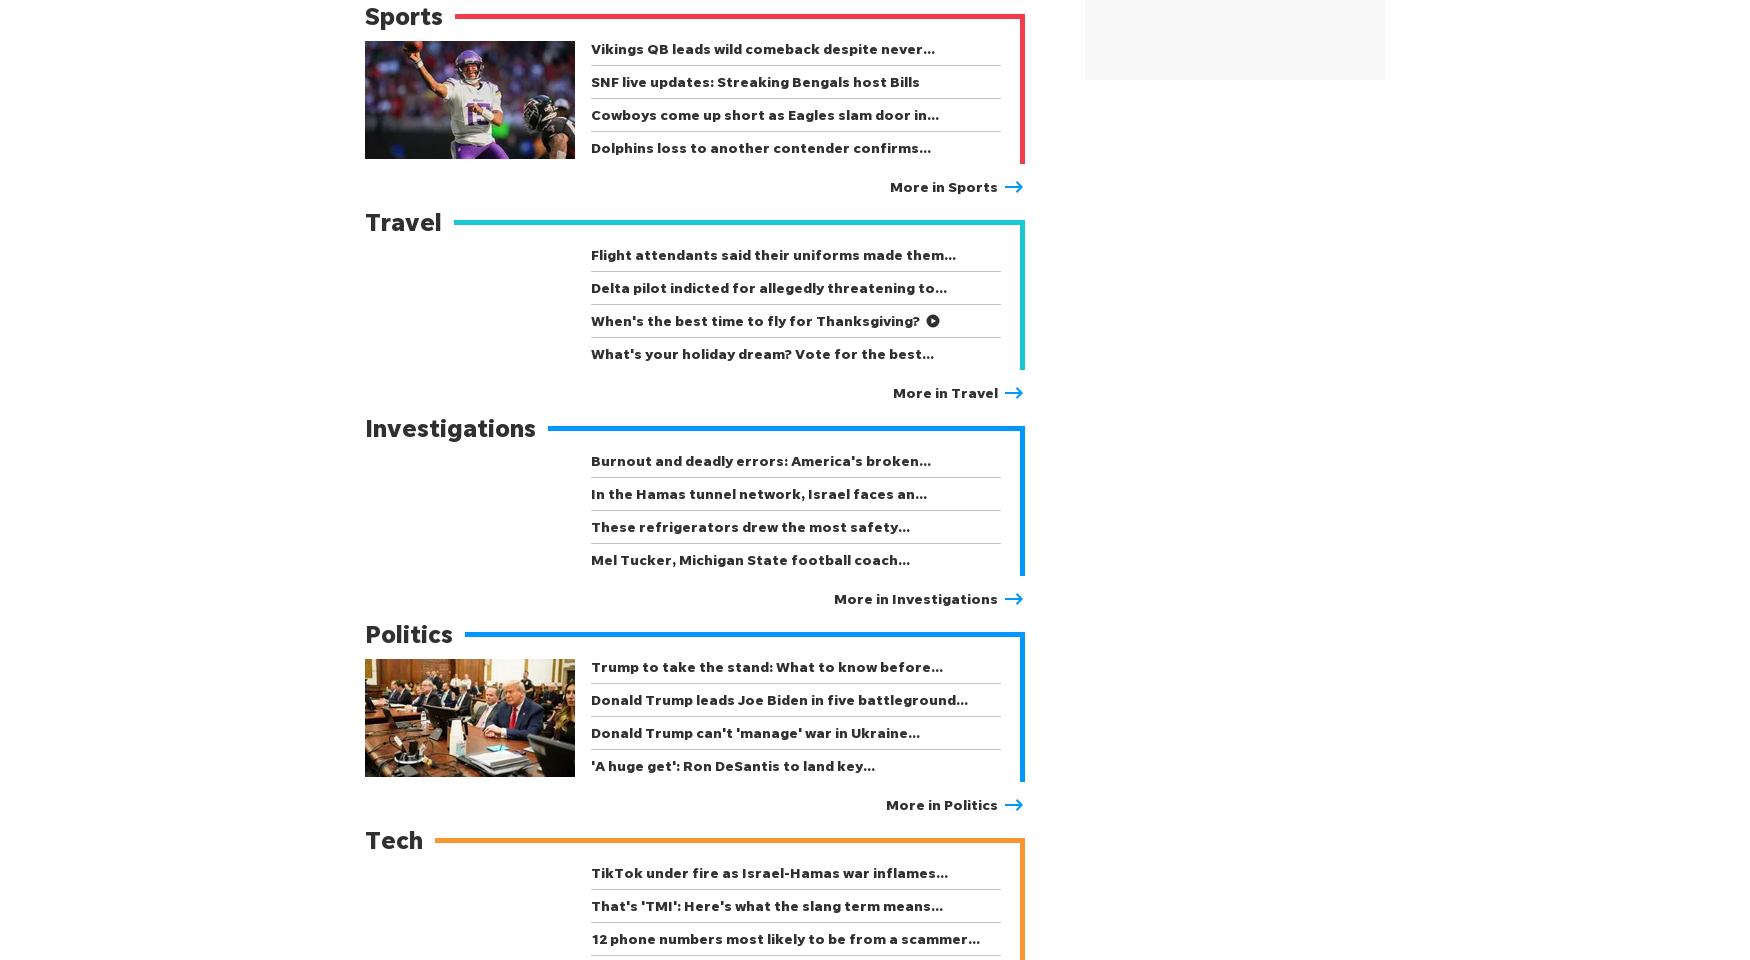 Image resolution: width=1750 pixels, height=960 pixels. I want to click on 'Donald Trump can't 'manage' war in Ukraine…', so click(754, 731).